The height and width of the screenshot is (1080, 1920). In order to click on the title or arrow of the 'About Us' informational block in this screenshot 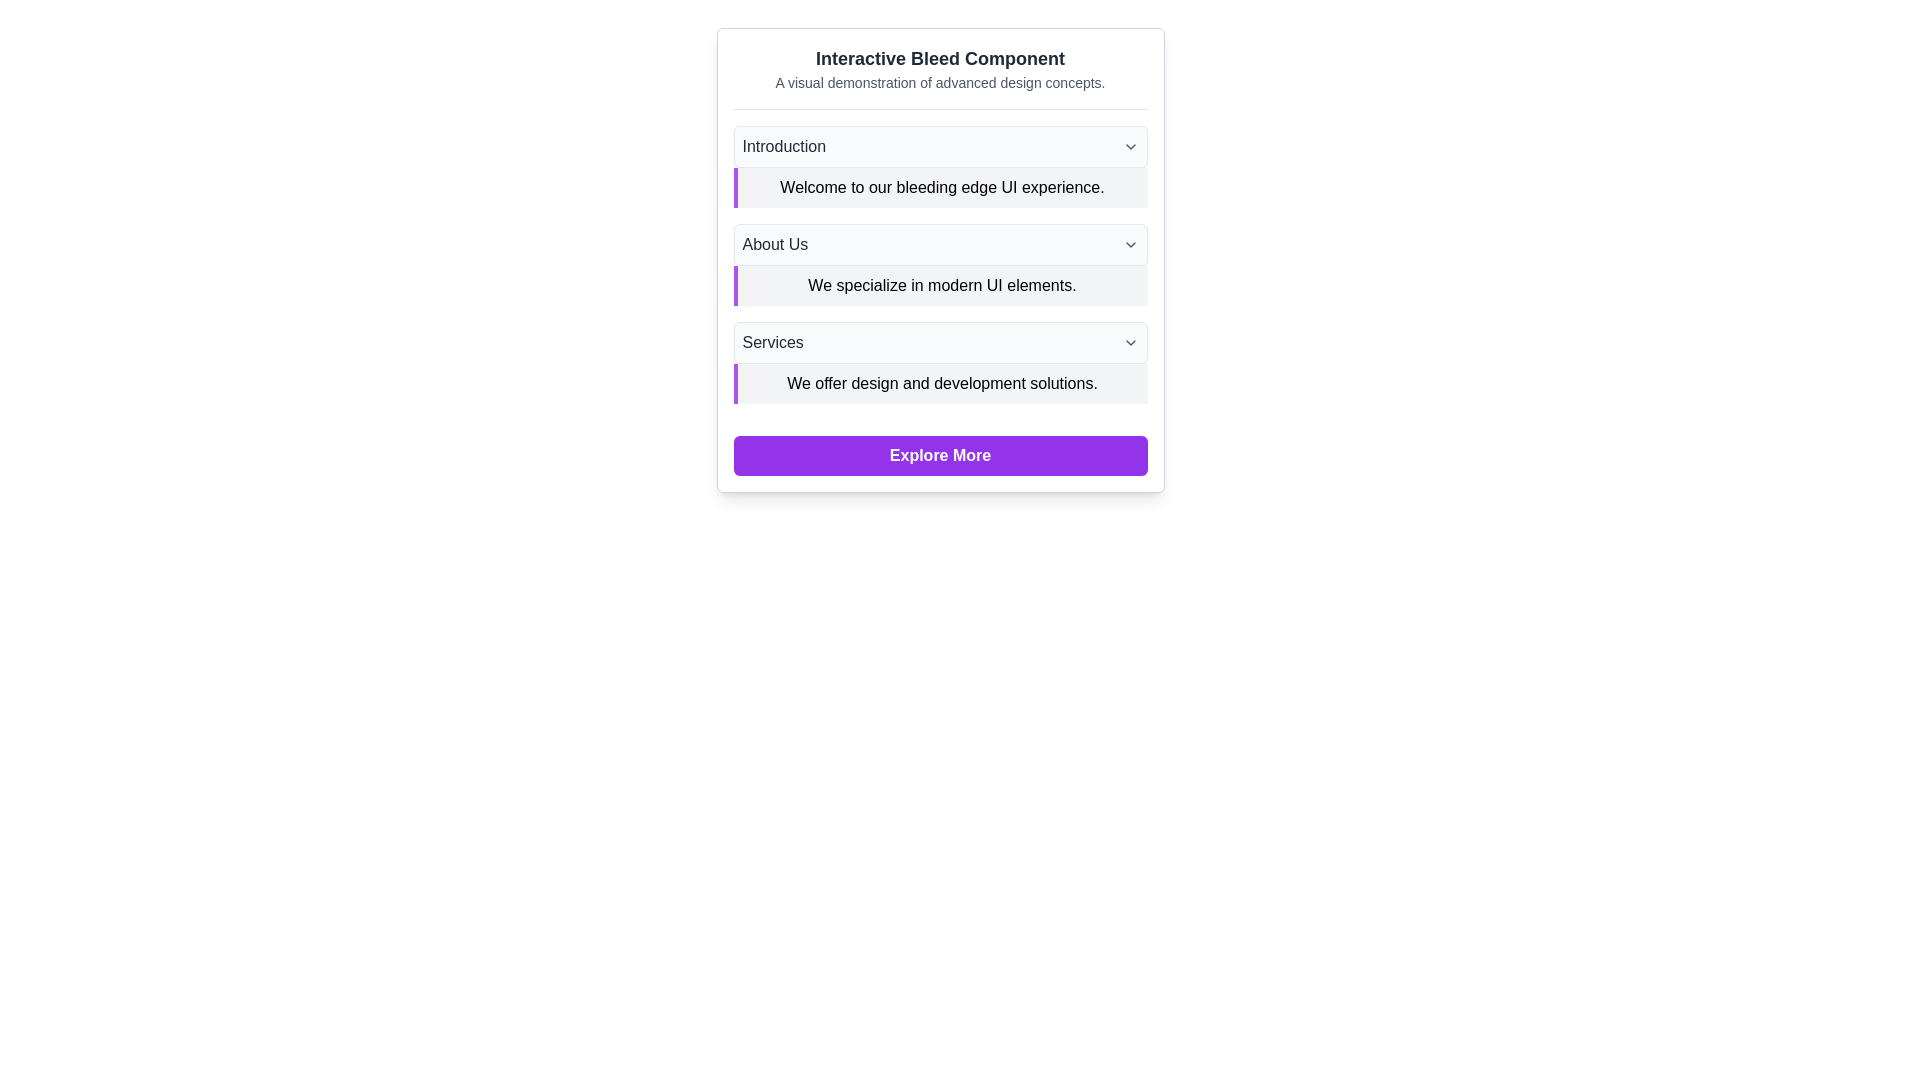, I will do `click(939, 264)`.